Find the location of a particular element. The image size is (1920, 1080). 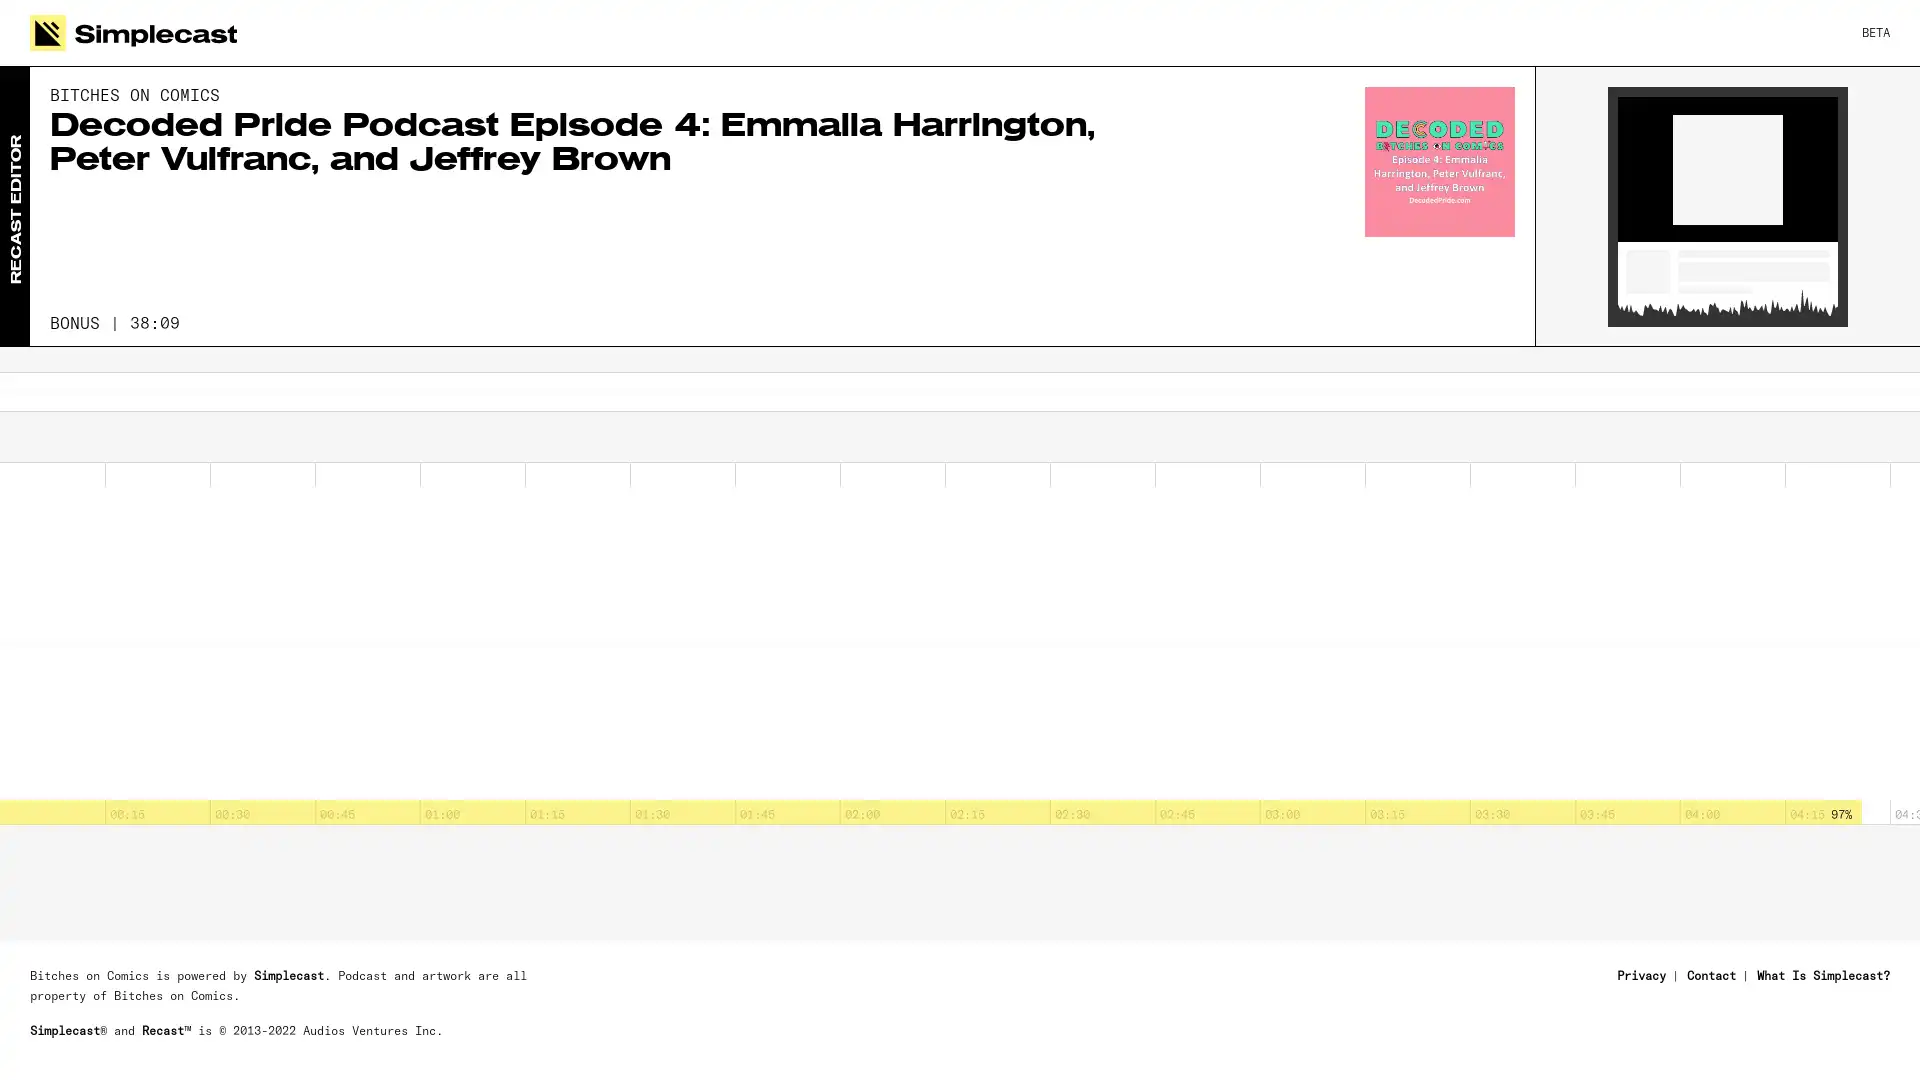

Recast & Share is located at coordinates (1791, 1035).